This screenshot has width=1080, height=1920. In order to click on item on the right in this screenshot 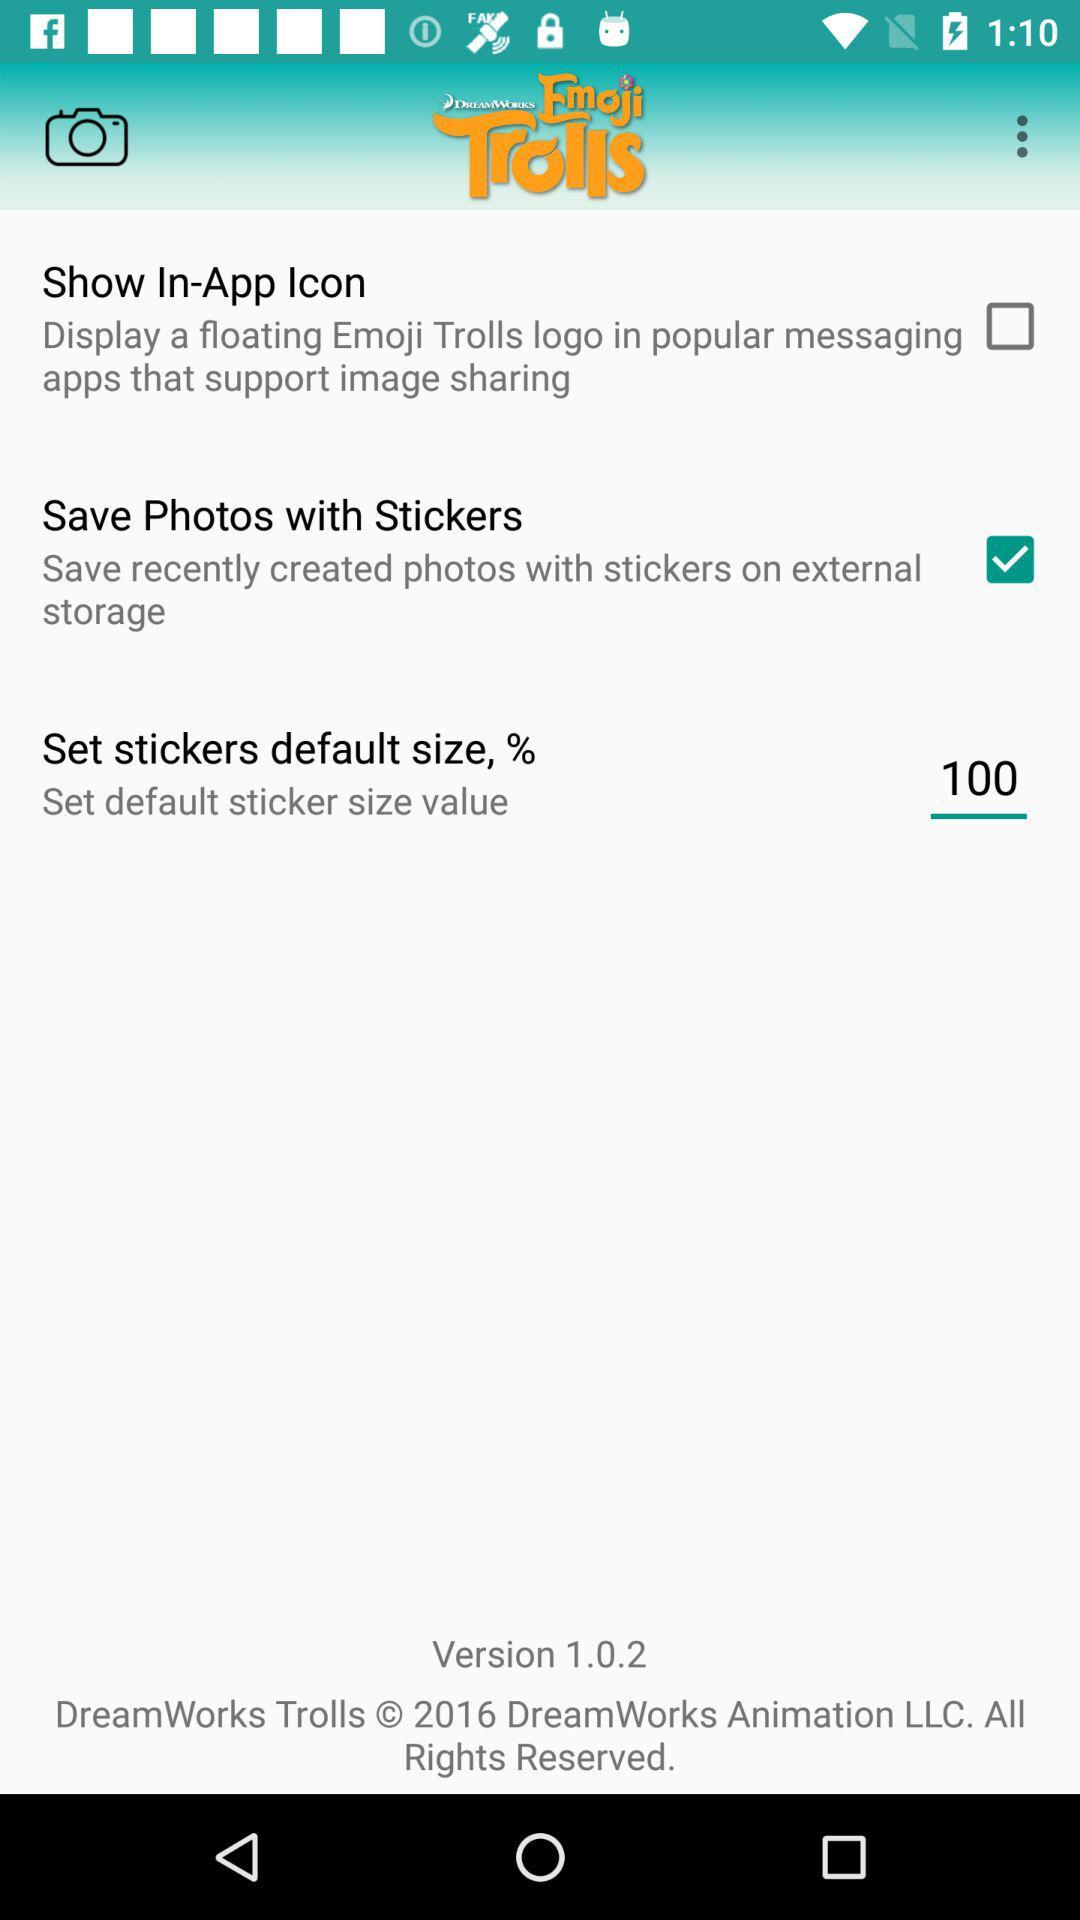, I will do `click(977, 776)`.